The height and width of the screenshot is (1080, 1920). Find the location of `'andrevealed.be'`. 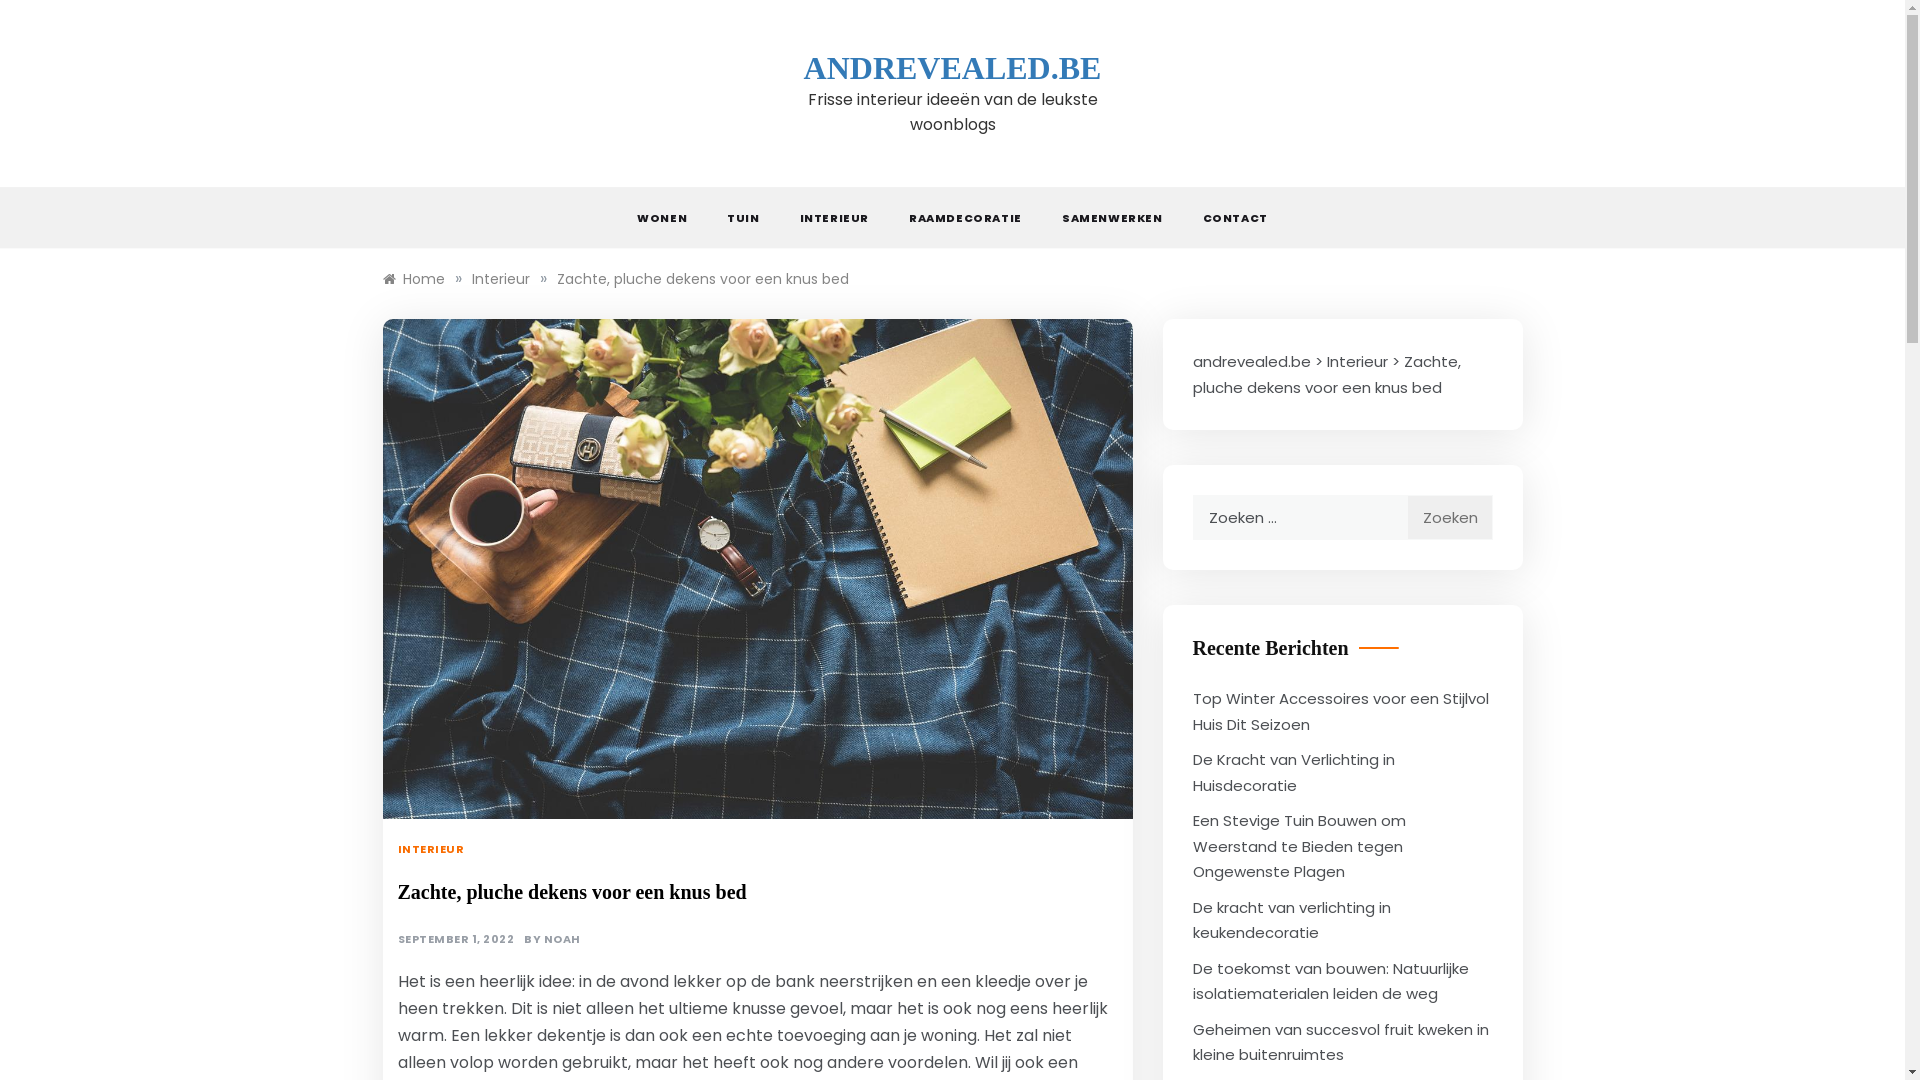

'andrevealed.be' is located at coordinates (1250, 361).